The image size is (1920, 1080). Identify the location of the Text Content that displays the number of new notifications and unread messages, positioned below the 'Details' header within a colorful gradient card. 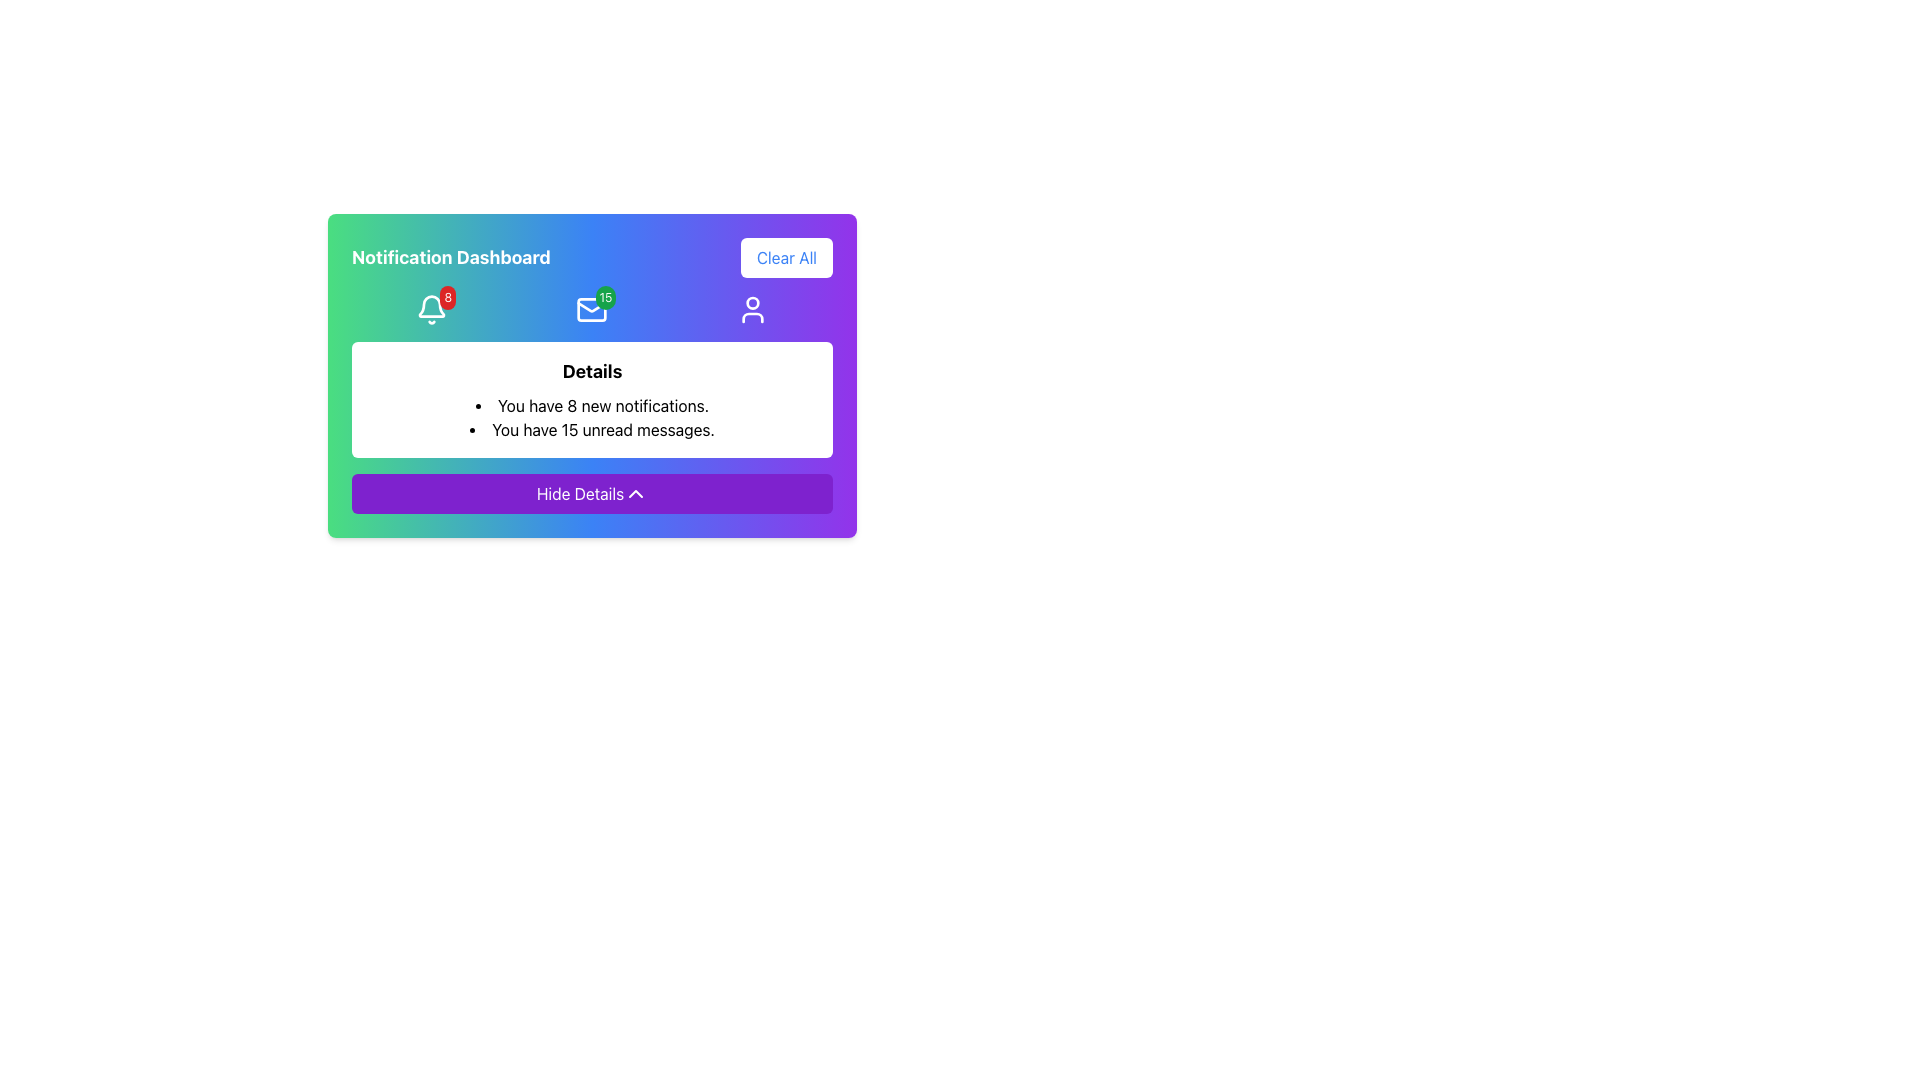
(591, 416).